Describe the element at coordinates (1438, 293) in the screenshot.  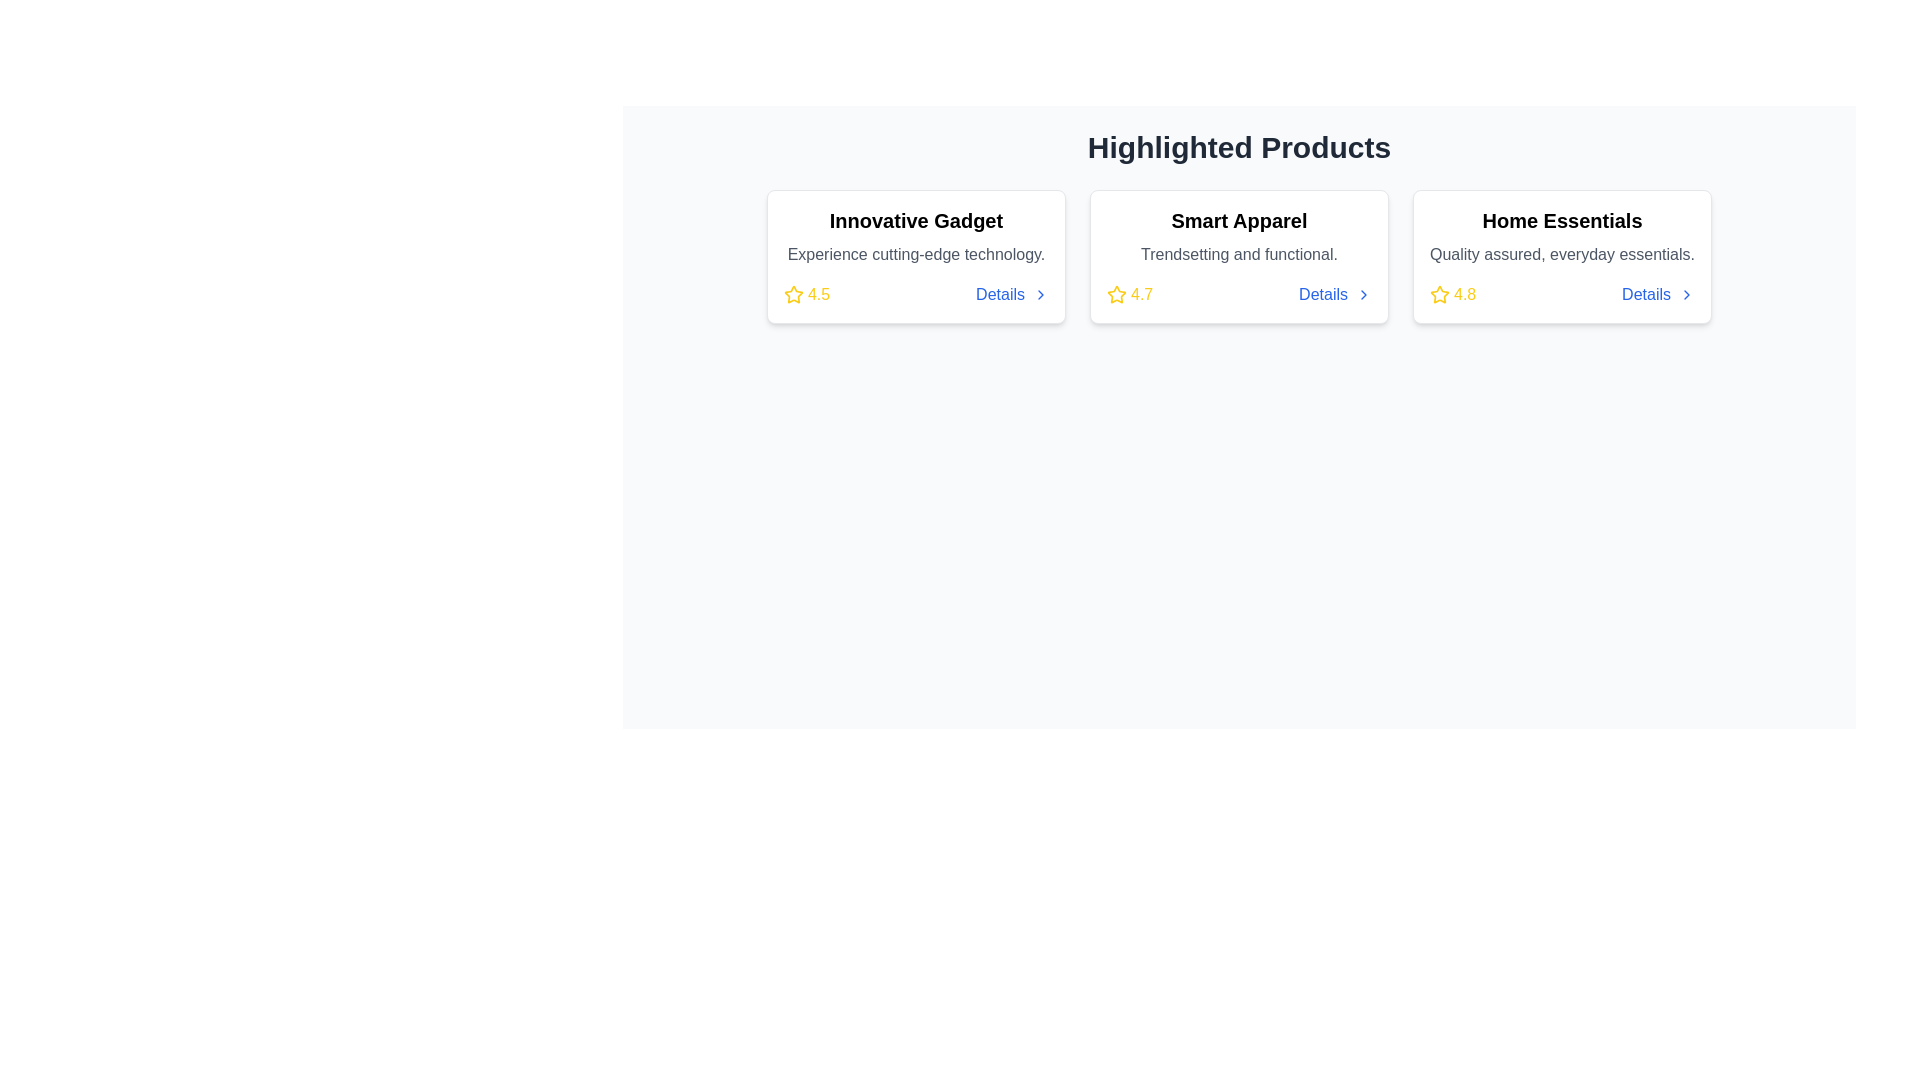
I see `the rating symbol icon located in the 'Home Essentials' section, positioned below its title and to the left of the numeric rating value '4.8'` at that location.